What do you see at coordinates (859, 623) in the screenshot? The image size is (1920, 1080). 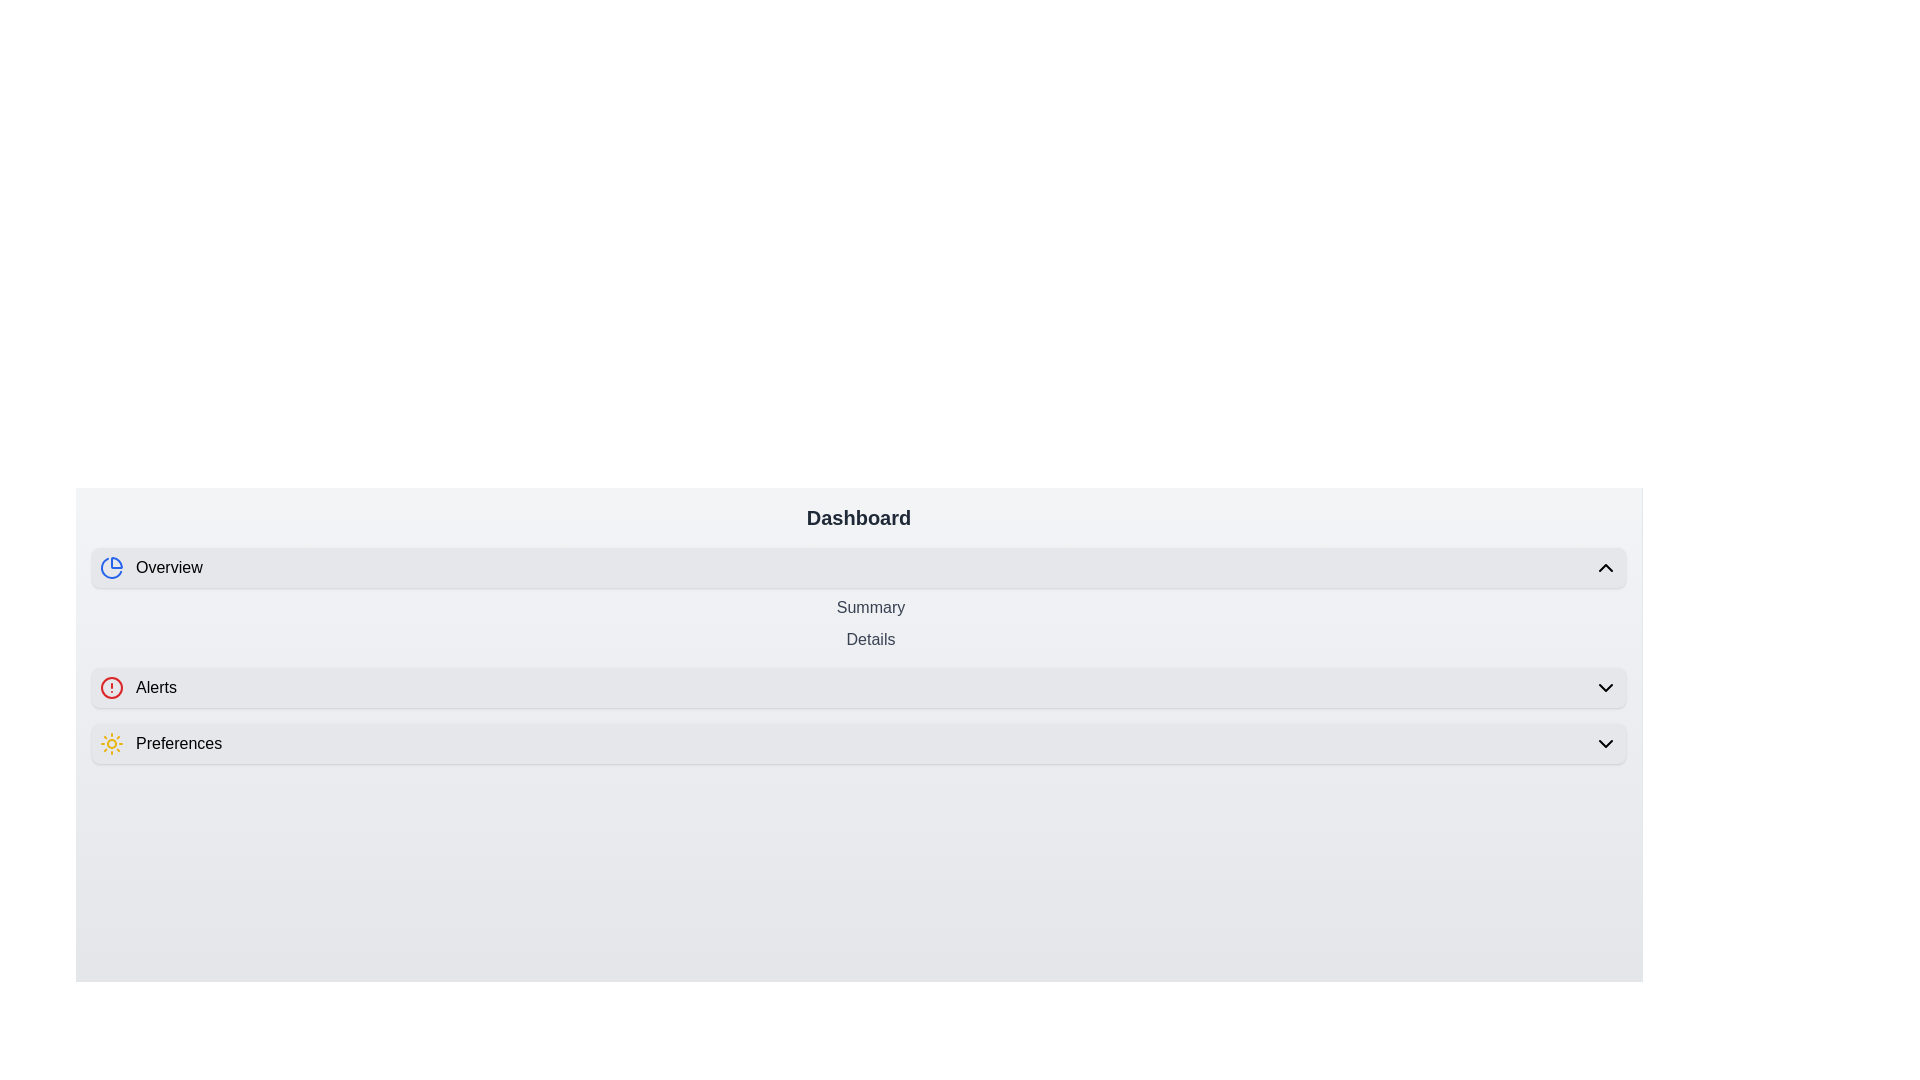 I see `text content of the Text group displaying 'Summary' and 'Details' located below the 'Overview' section and above the 'Alerts' section` at bounding box center [859, 623].